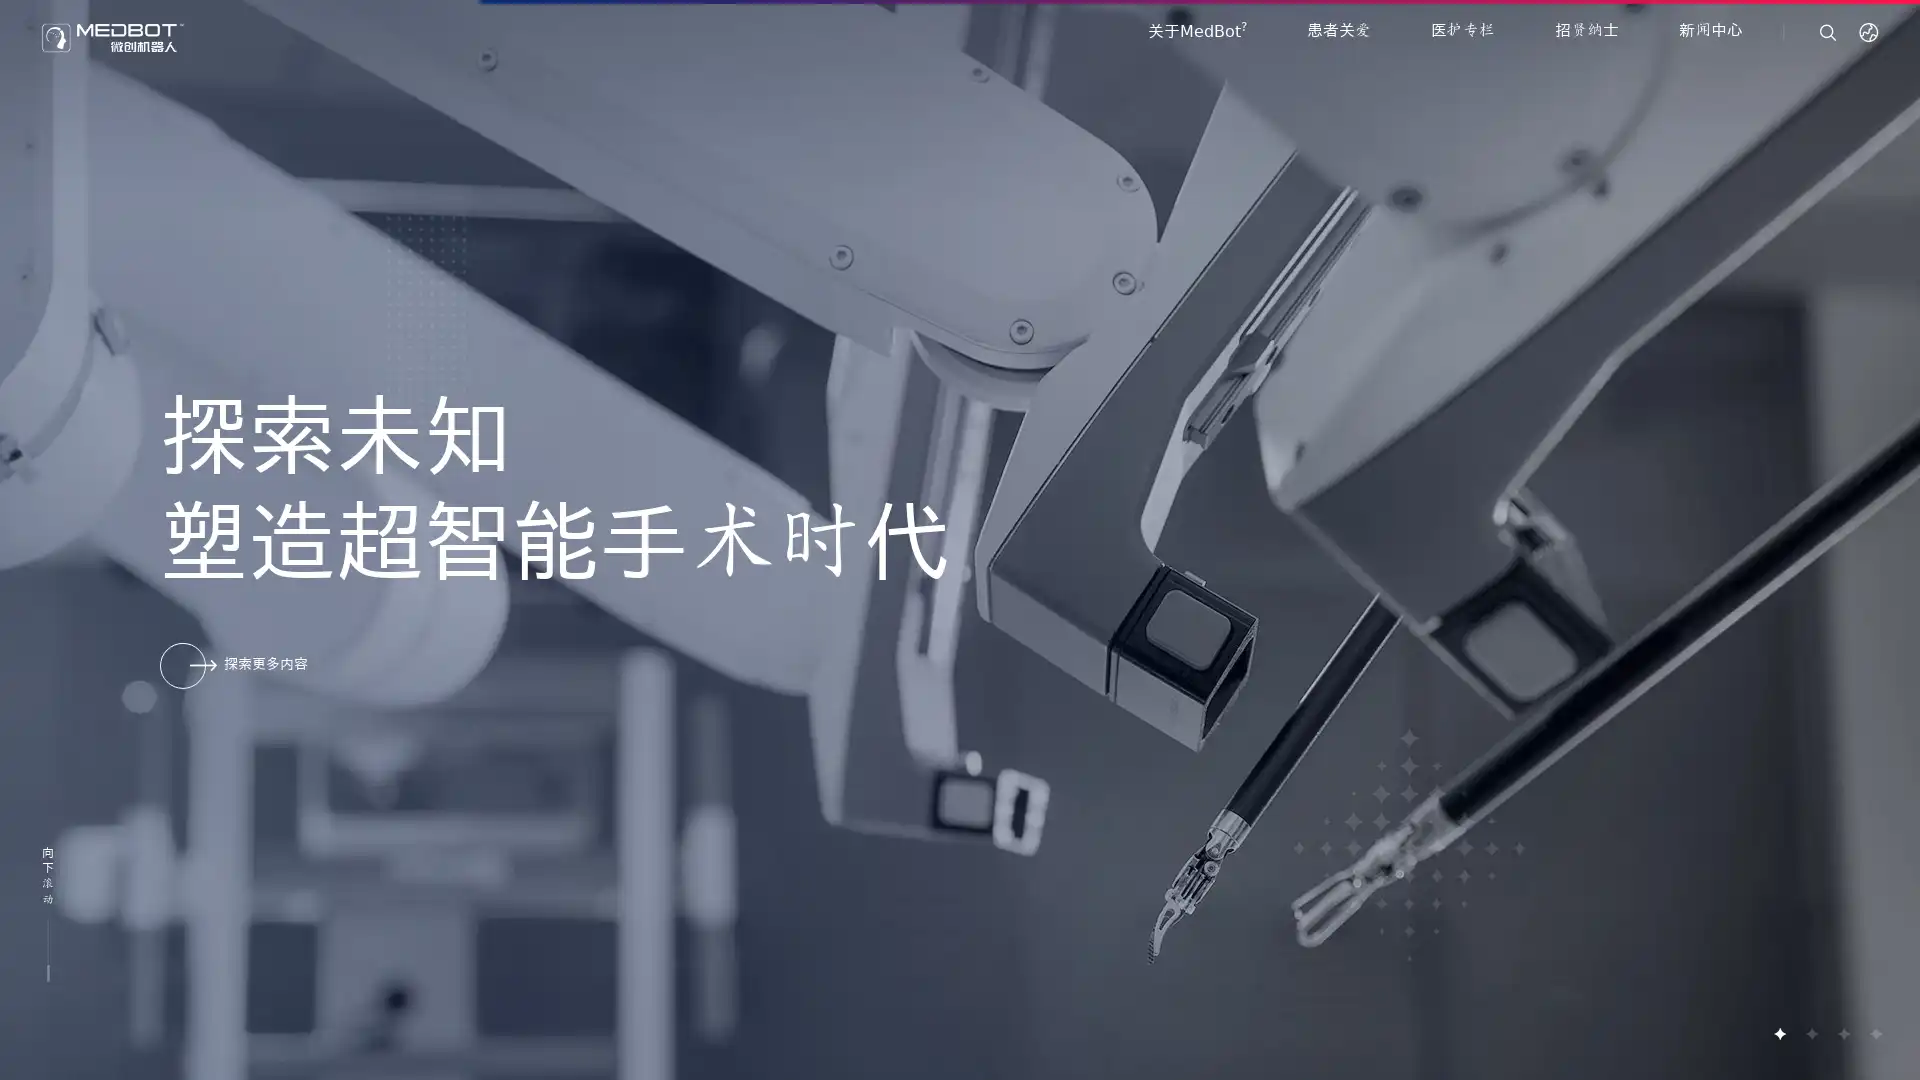  What do you see at coordinates (1874, 1033) in the screenshot?
I see `Go to slide 4` at bounding box center [1874, 1033].